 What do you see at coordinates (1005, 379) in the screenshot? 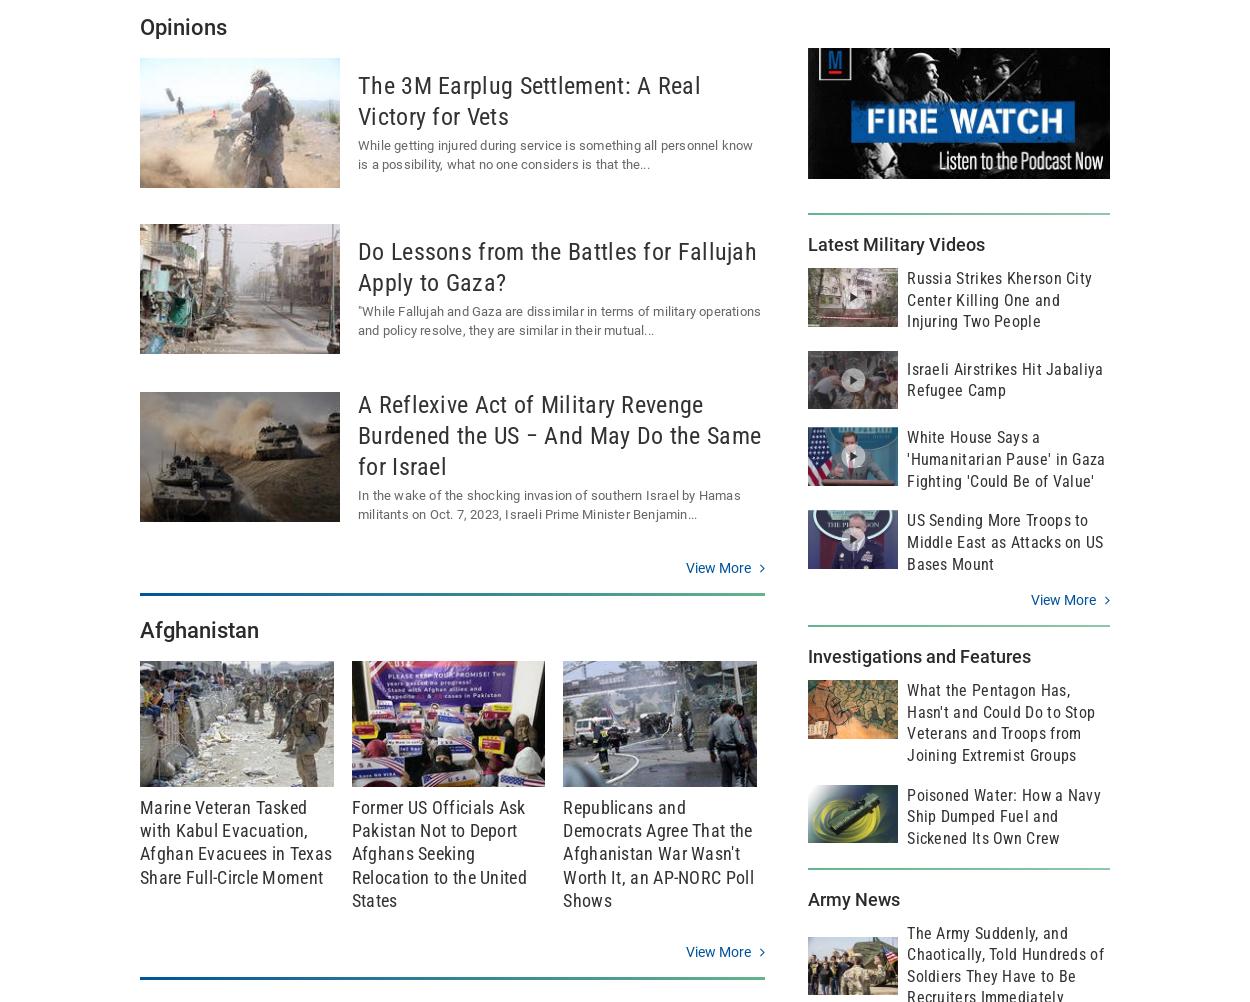
I see `'Israeli Airstrikes Hit Jabaliya Refugee Camp'` at bounding box center [1005, 379].